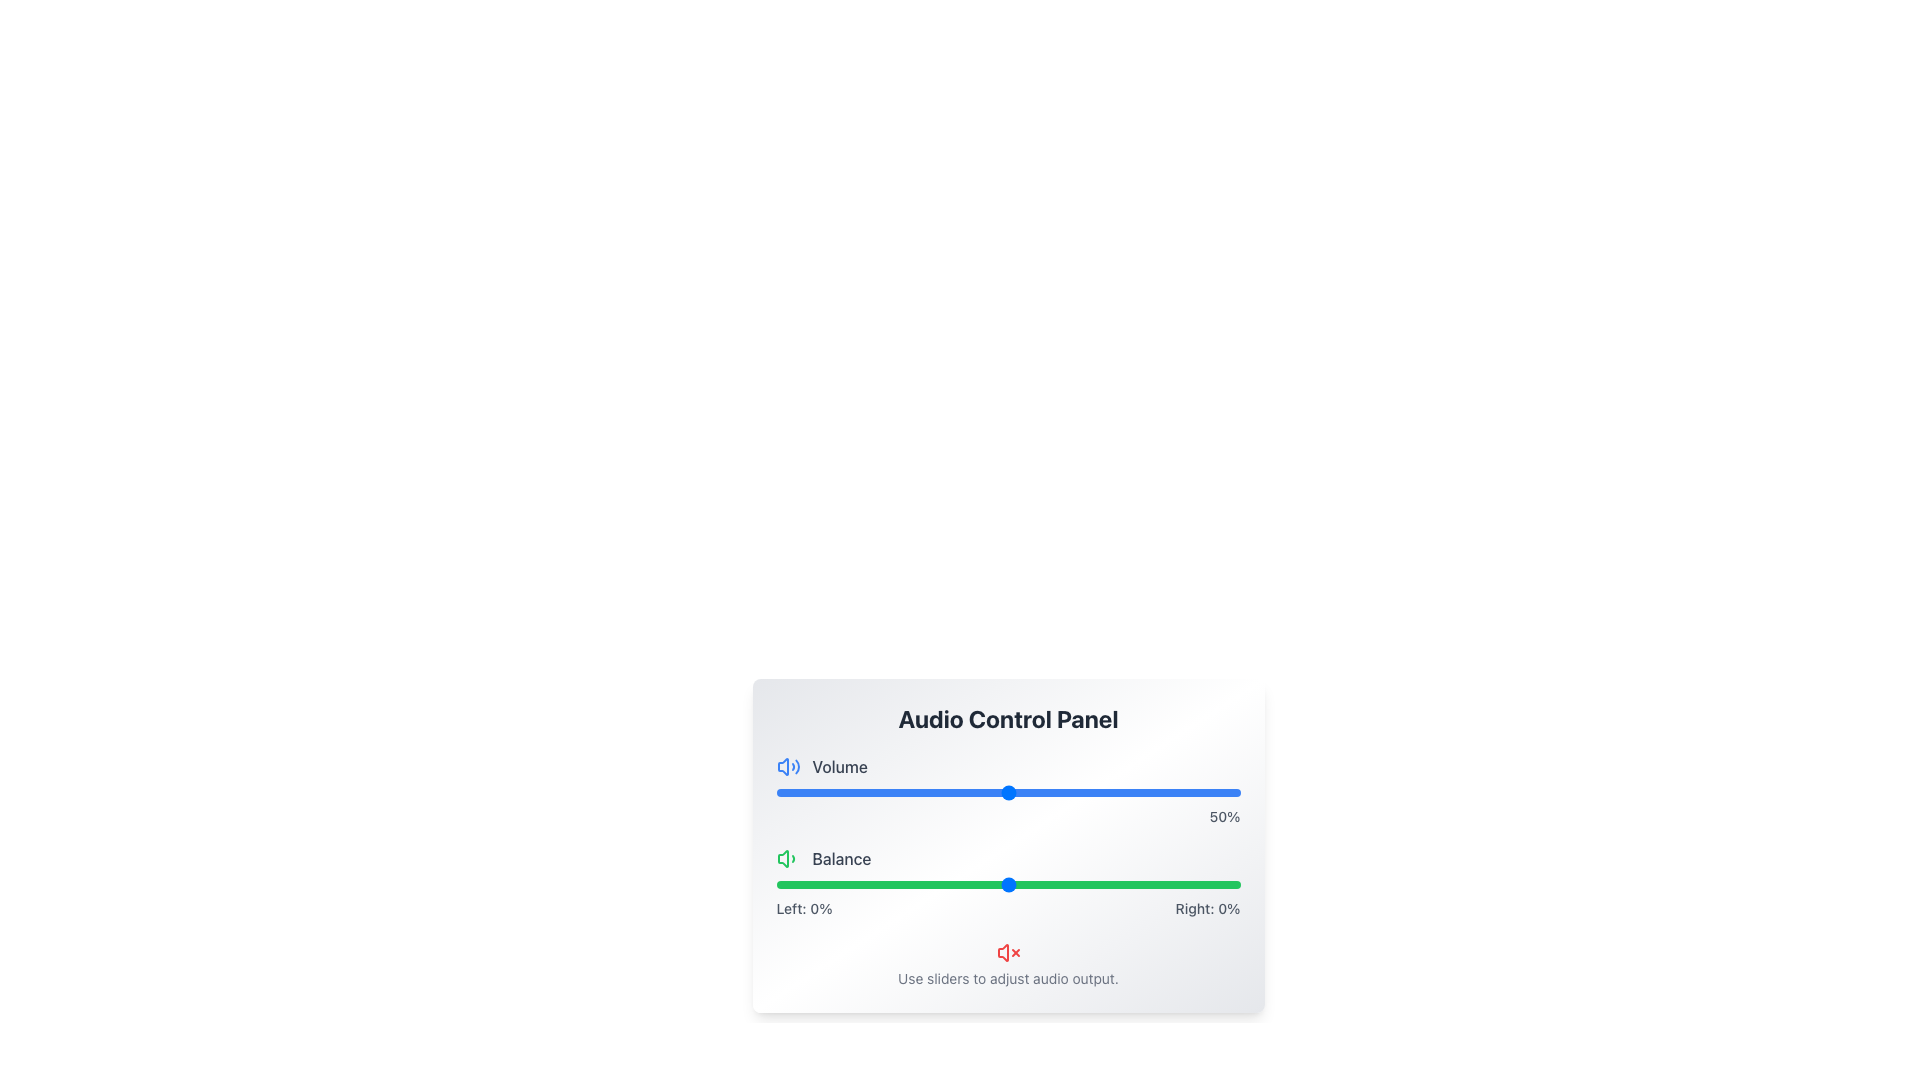 This screenshot has width=1920, height=1080. What do you see at coordinates (1003, 951) in the screenshot?
I see `the red-colored volume speaker icon that indicates a muted or disabled state, located at the bottom portion of the panel among other volume-related icons` at bounding box center [1003, 951].